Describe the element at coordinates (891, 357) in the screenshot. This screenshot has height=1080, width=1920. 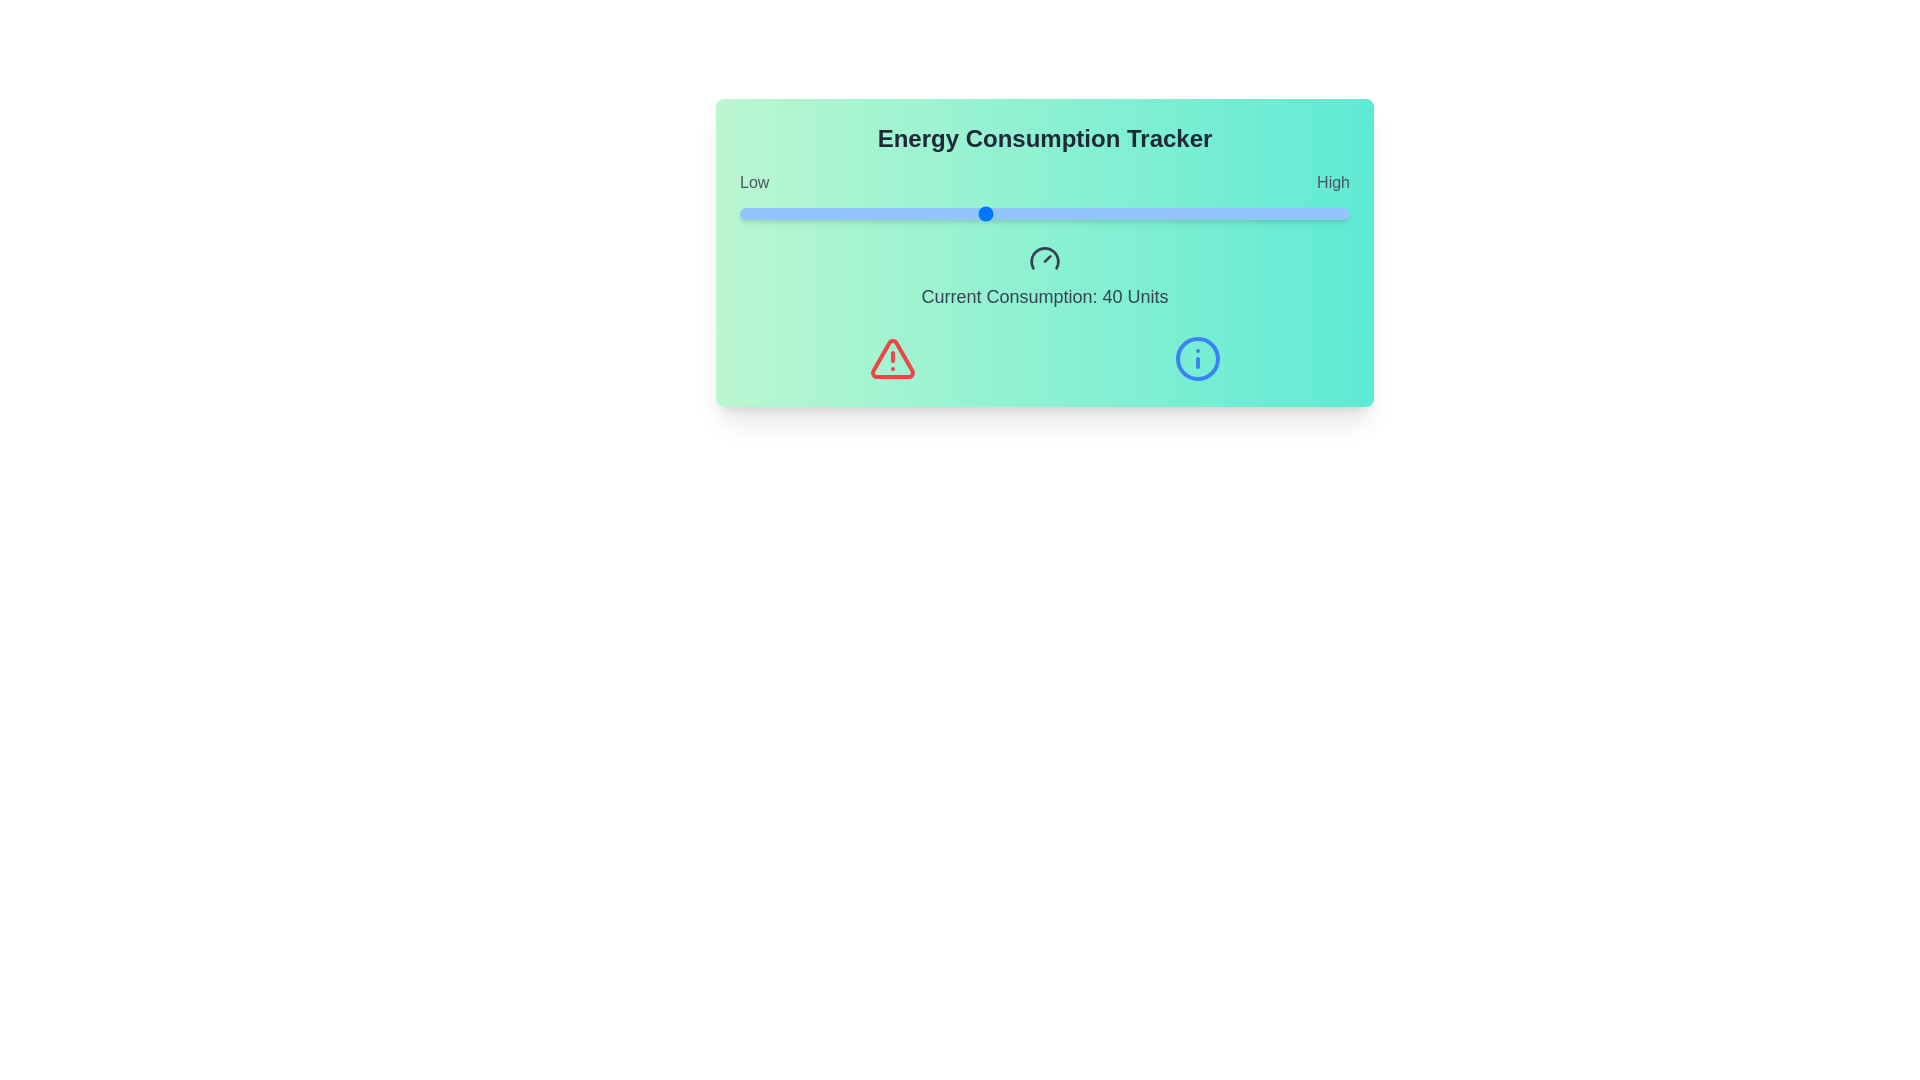
I see `the warning icon to display additional information` at that location.